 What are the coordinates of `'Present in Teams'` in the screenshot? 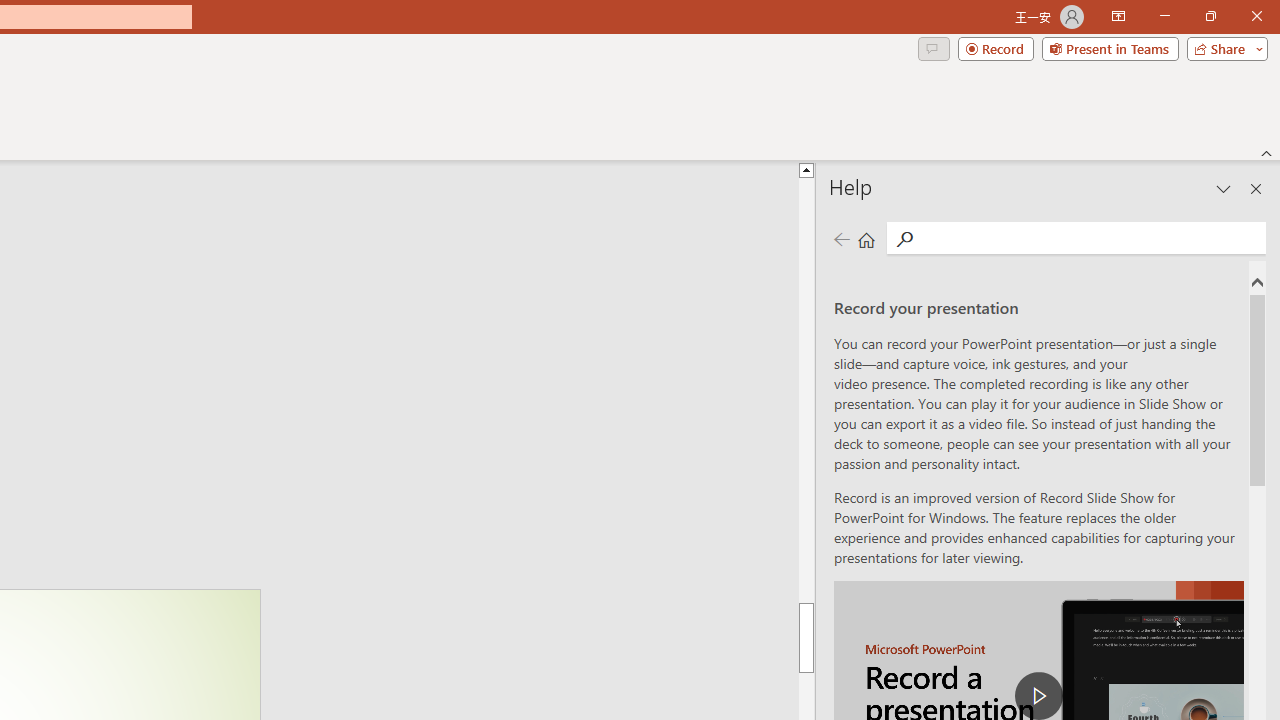 It's located at (1109, 47).